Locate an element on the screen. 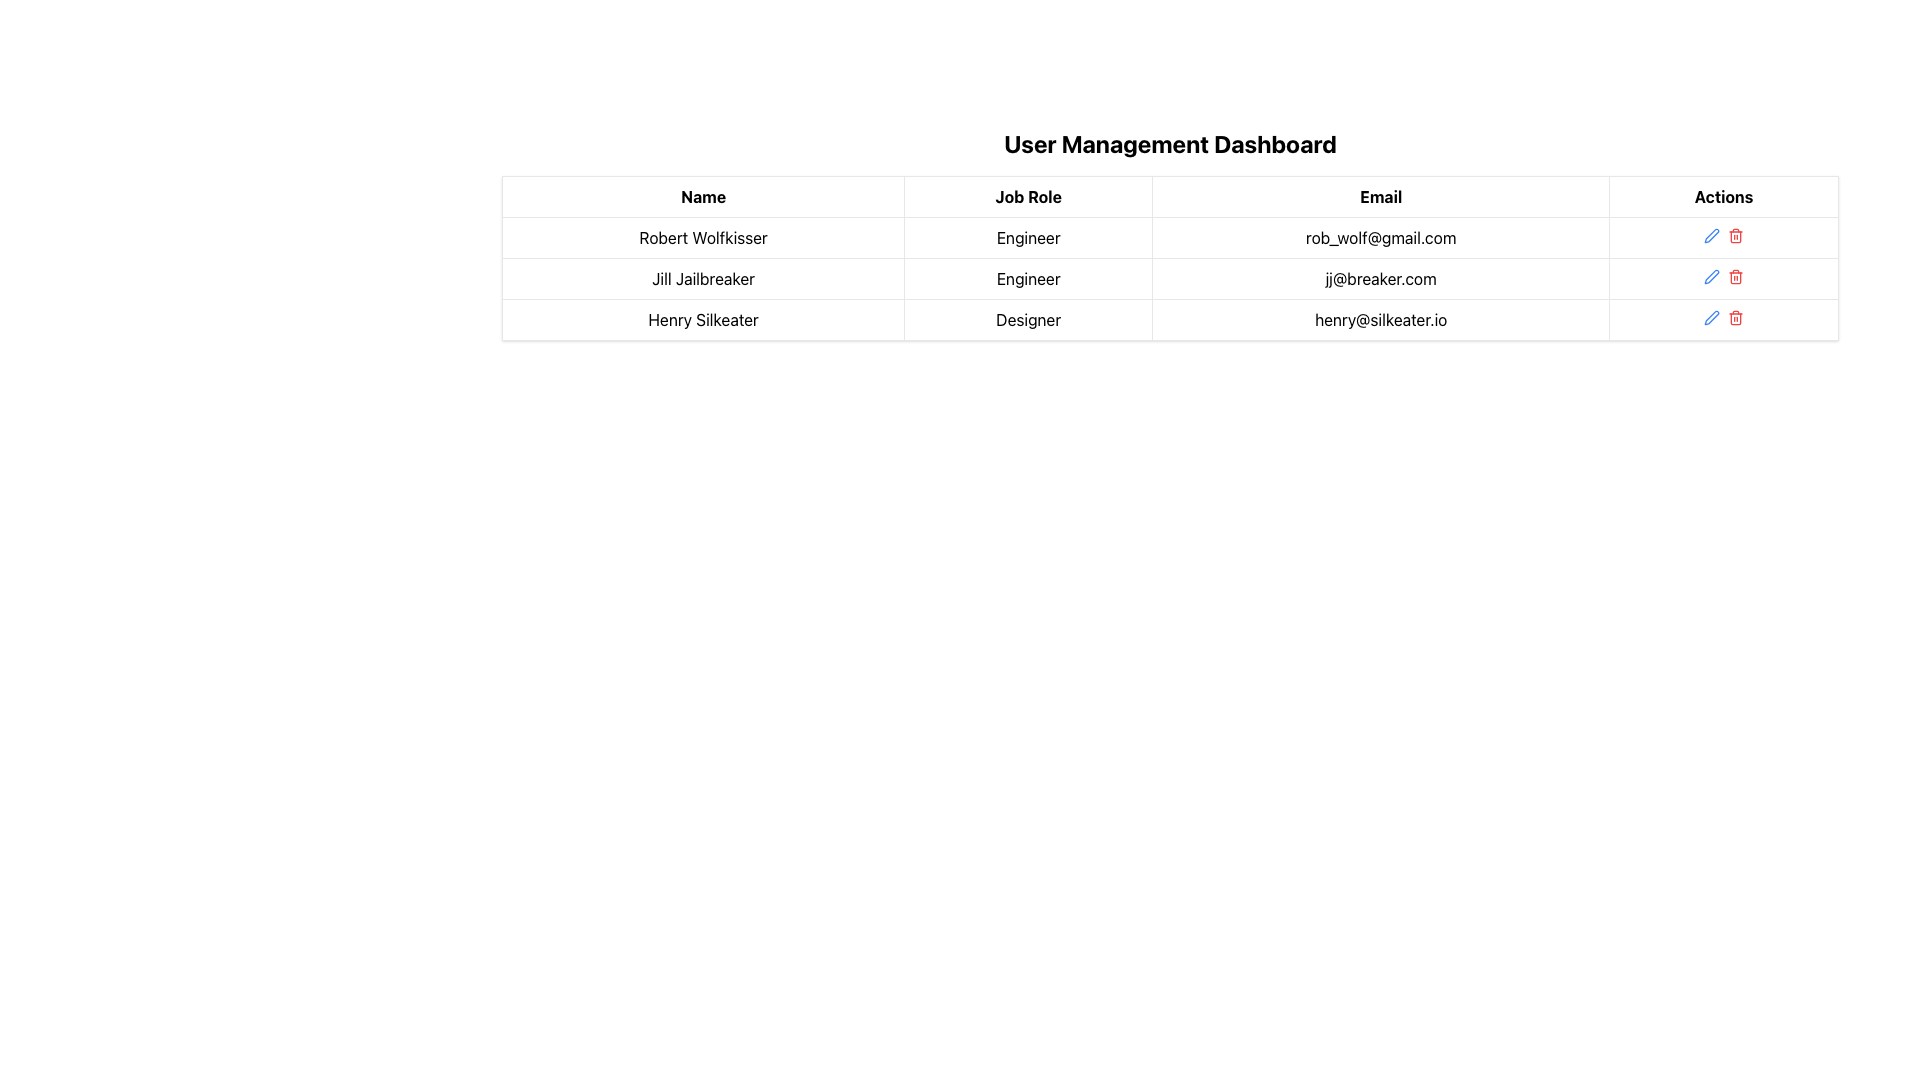 This screenshot has height=1080, width=1920. to select the third row in the user management table displaying 'Henry Silkeater', 'Designer', and 'henry@silkeater.io' is located at coordinates (1170, 319).